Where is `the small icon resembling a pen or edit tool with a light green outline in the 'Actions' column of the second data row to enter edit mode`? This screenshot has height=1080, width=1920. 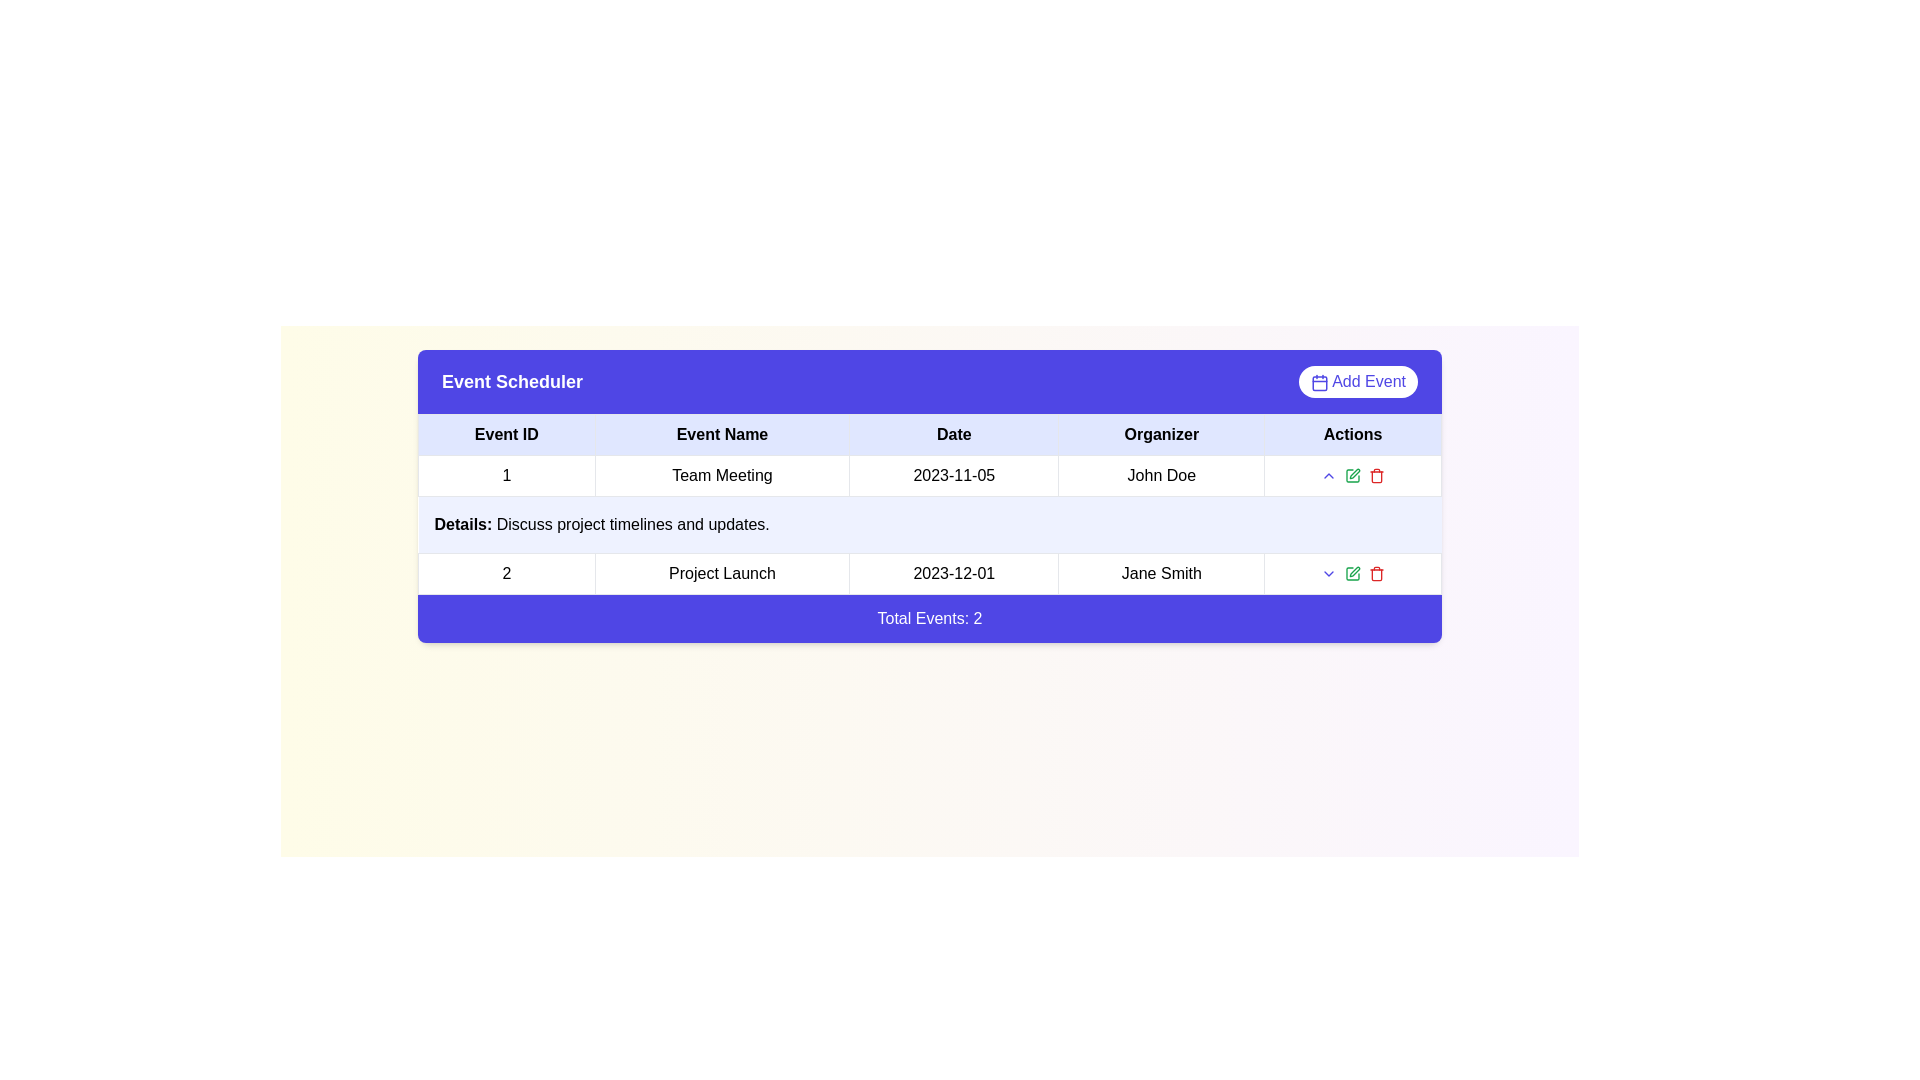
the small icon resembling a pen or edit tool with a light green outline in the 'Actions' column of the second data row to enter edit mode is located at coordinates (1355, 571).